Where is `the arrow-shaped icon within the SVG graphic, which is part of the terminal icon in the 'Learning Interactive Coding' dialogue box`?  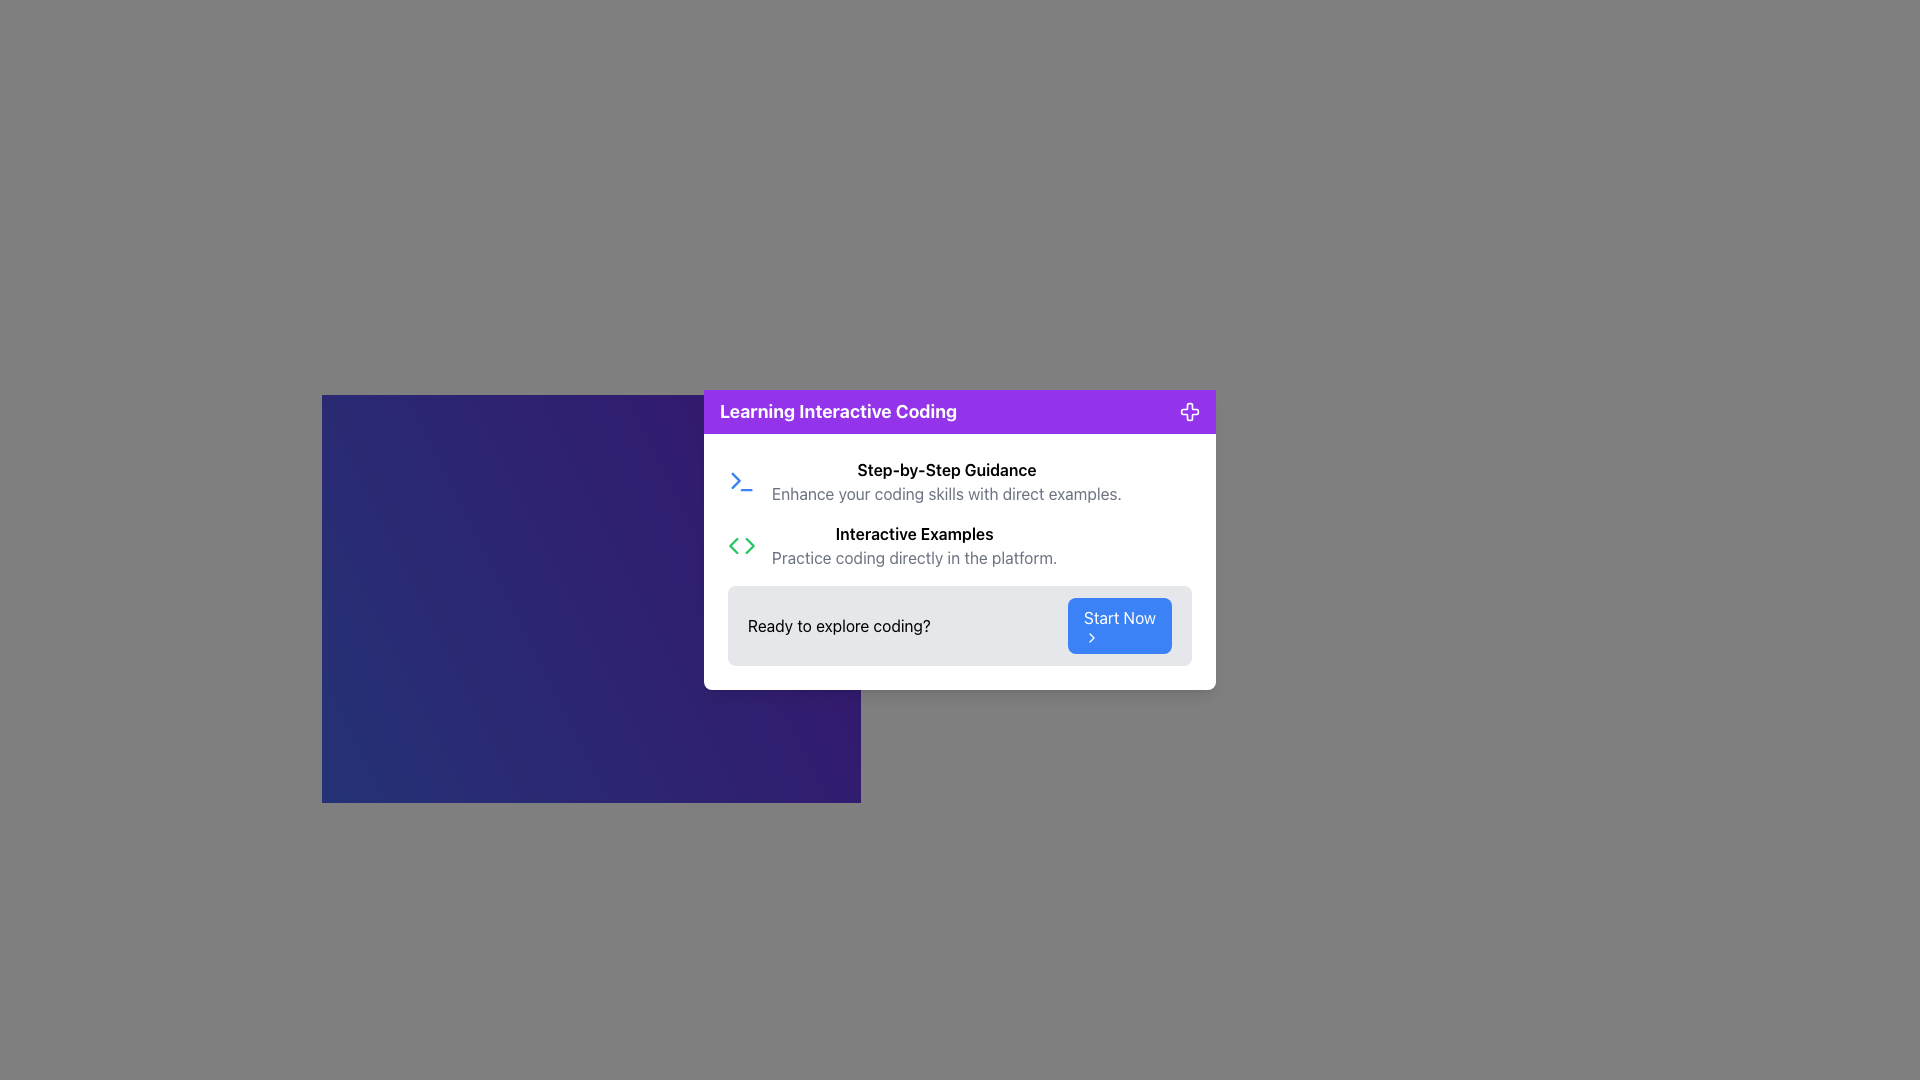
the arrow-shaped icon within the SVG graphic, which is part of the terminal icon in the 'Learning Interactive Coding' dialogue box is located at coordinates (735, 480).